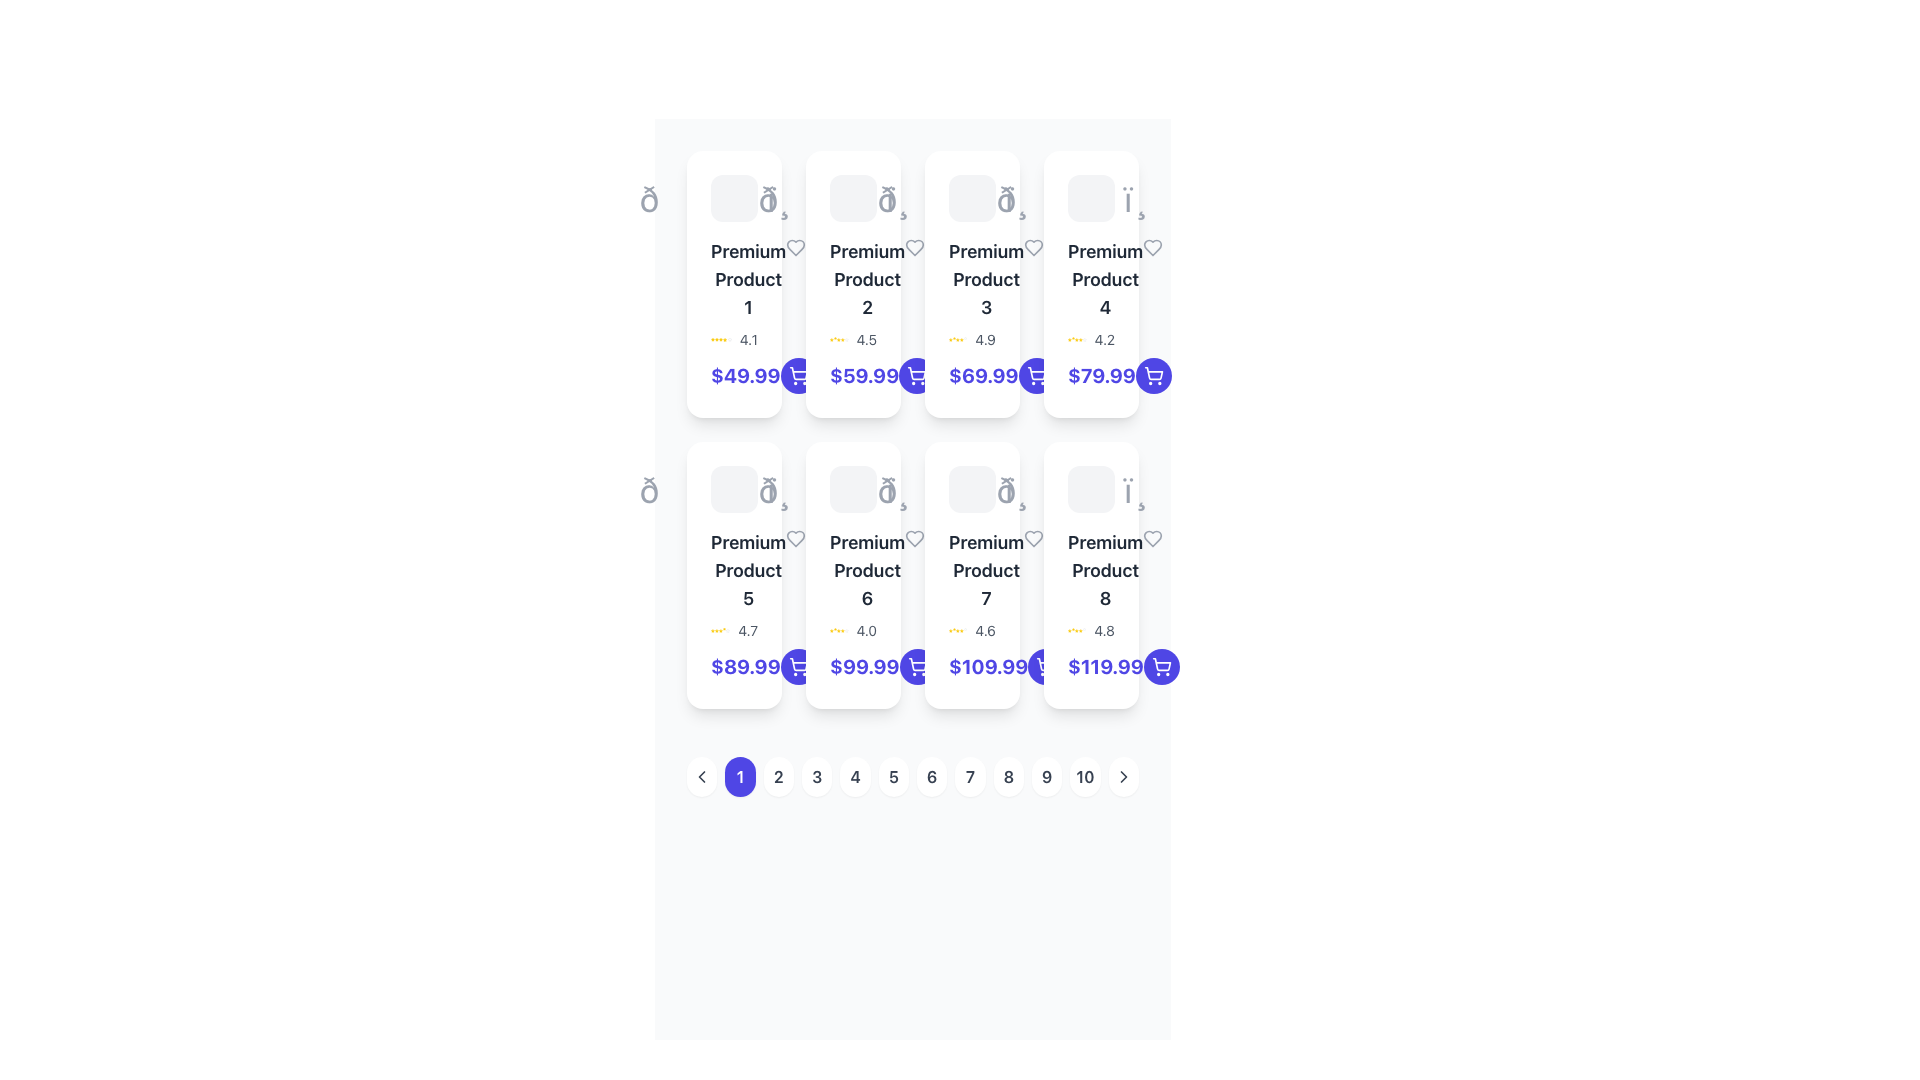  What do you see at coordinates (733, 280) in the screenshot?
I see `the text label that reads 'Premium Product 1', which is a bold title in a dark color located in the upper left corner of the product grid` at bounding box center [733, 280].